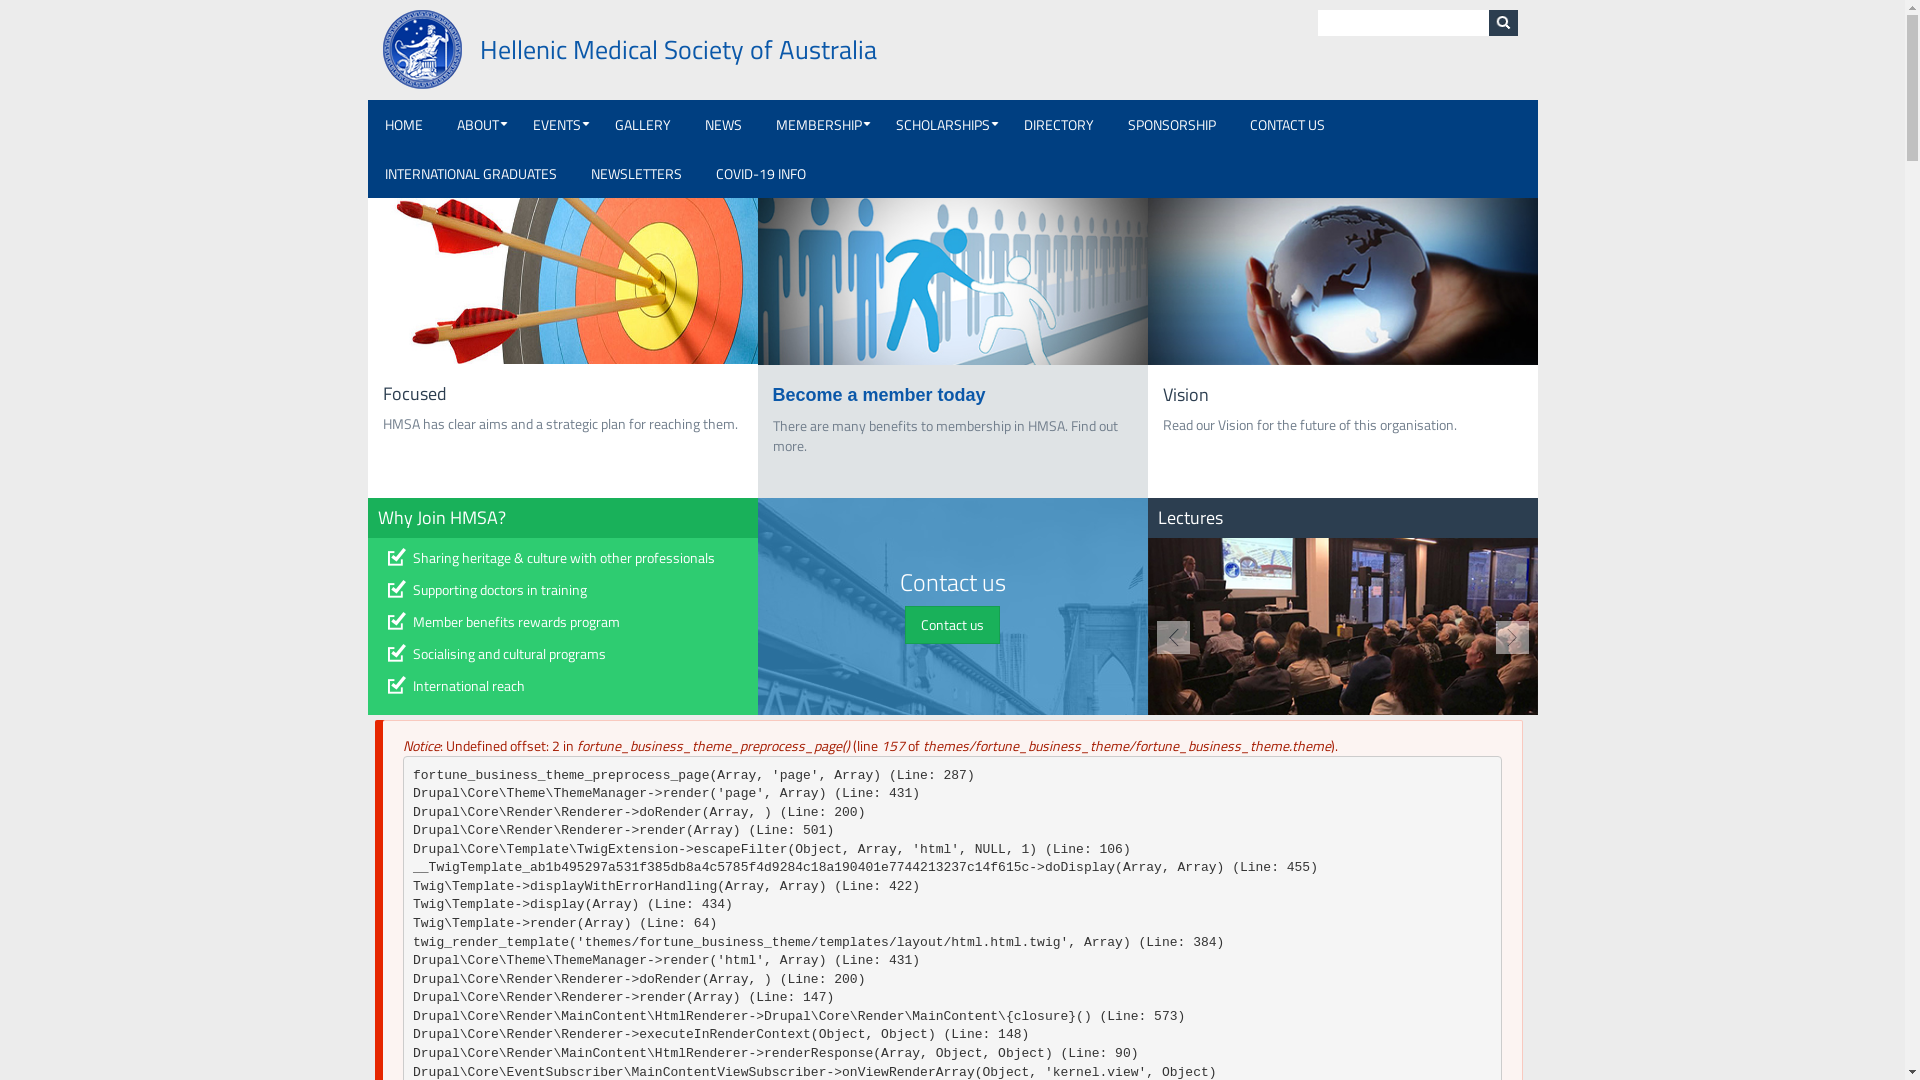 Image resolution: width=1920 pixels, height=1080 pixels. I want to click on 'Search', so click(1502, 23).